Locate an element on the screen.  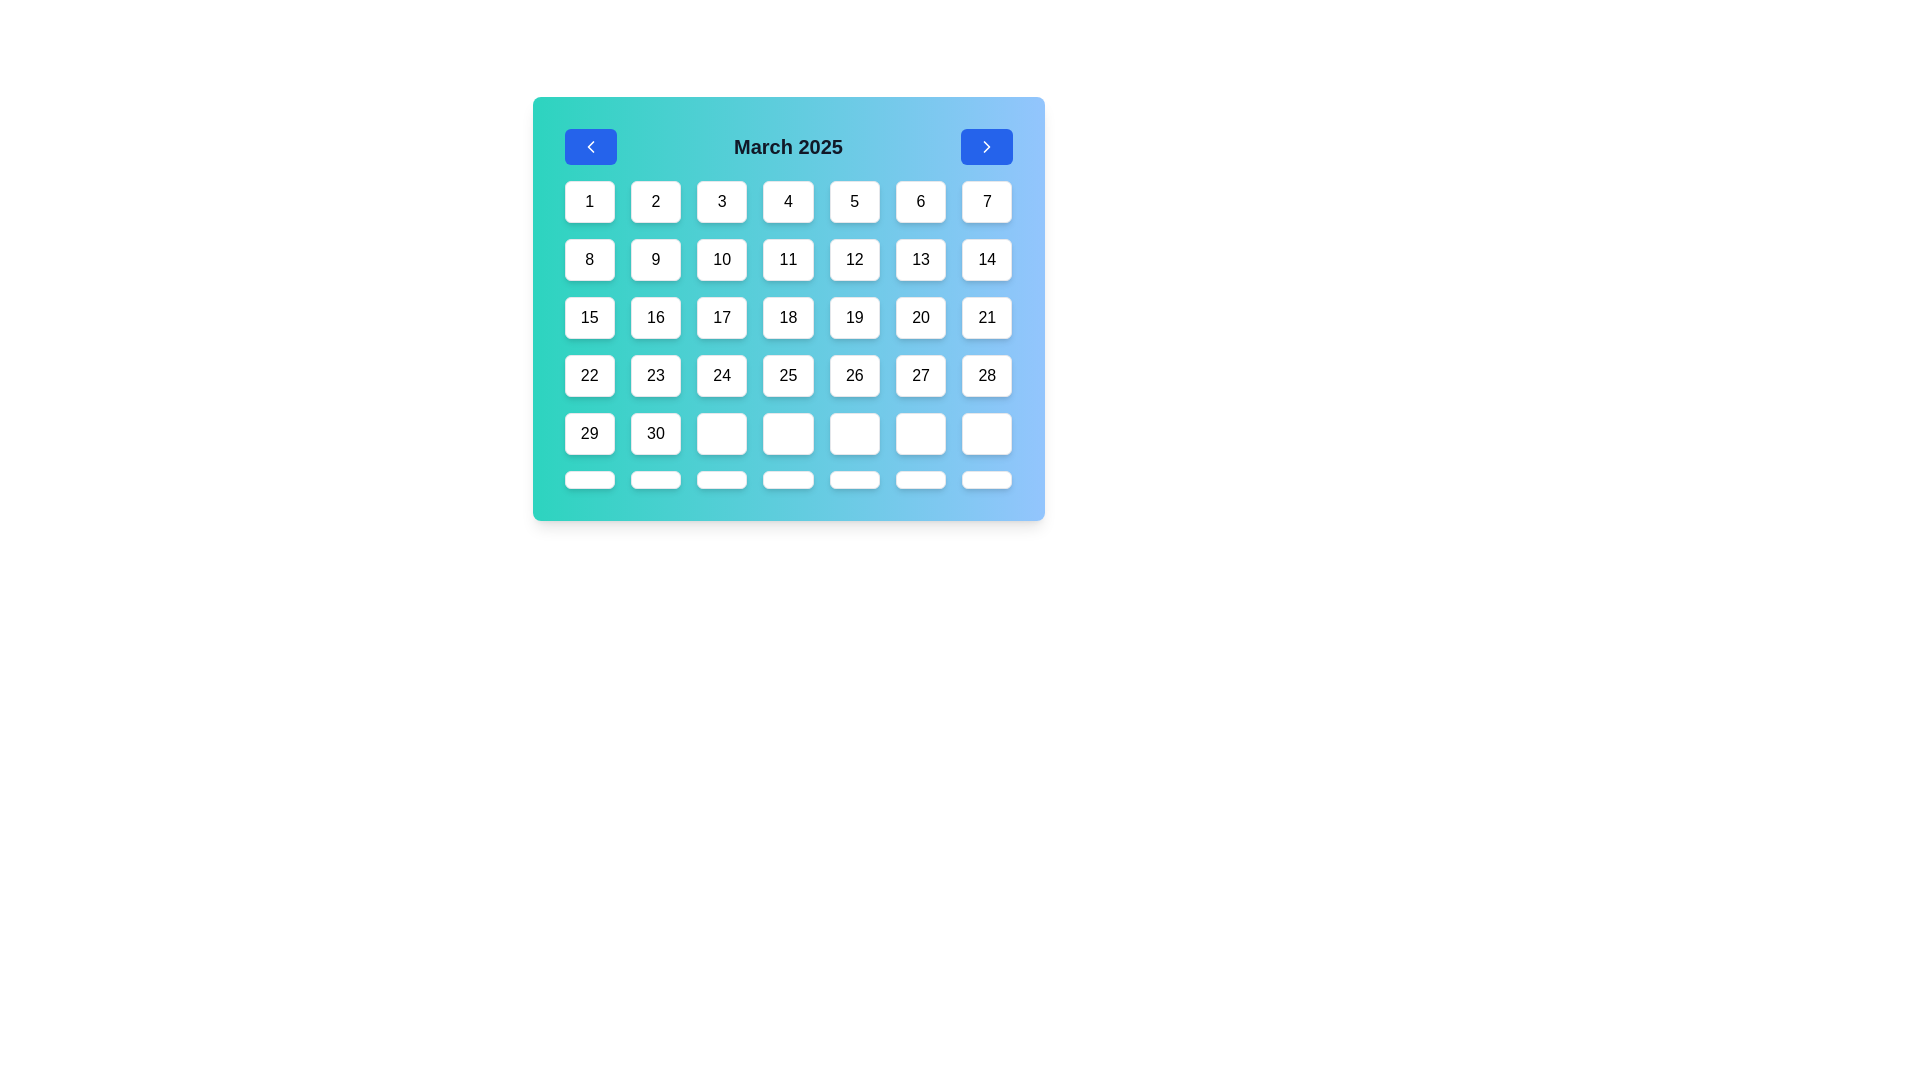
the button representing the 26th day of March 2025 in the calendar grid layout, located in the fifth row and fourth column is located at coordinates (854, 375).